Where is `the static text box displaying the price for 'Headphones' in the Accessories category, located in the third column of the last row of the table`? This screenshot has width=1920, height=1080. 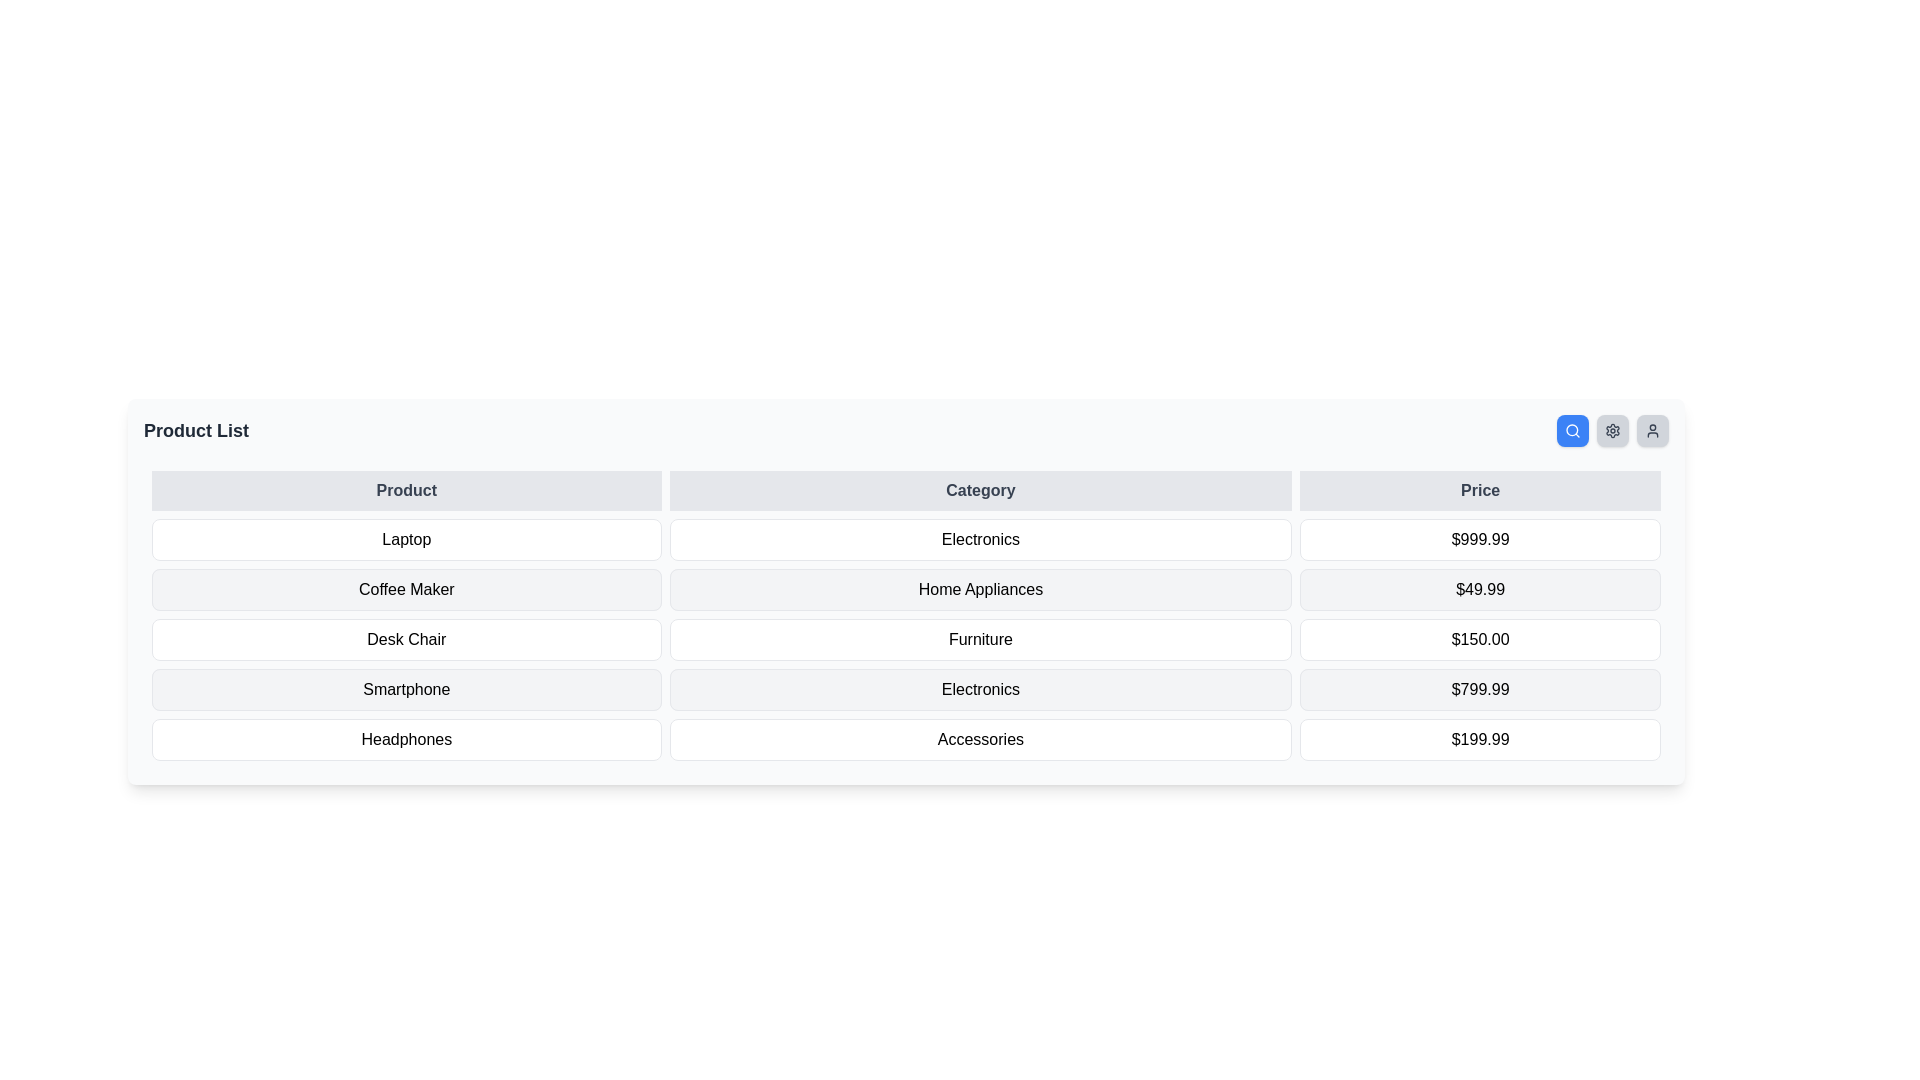 the static text box displaying the price for 'Headphones' in the Accessories category, located in the third column of the last row of the table is located at coordinates (1480, 740).